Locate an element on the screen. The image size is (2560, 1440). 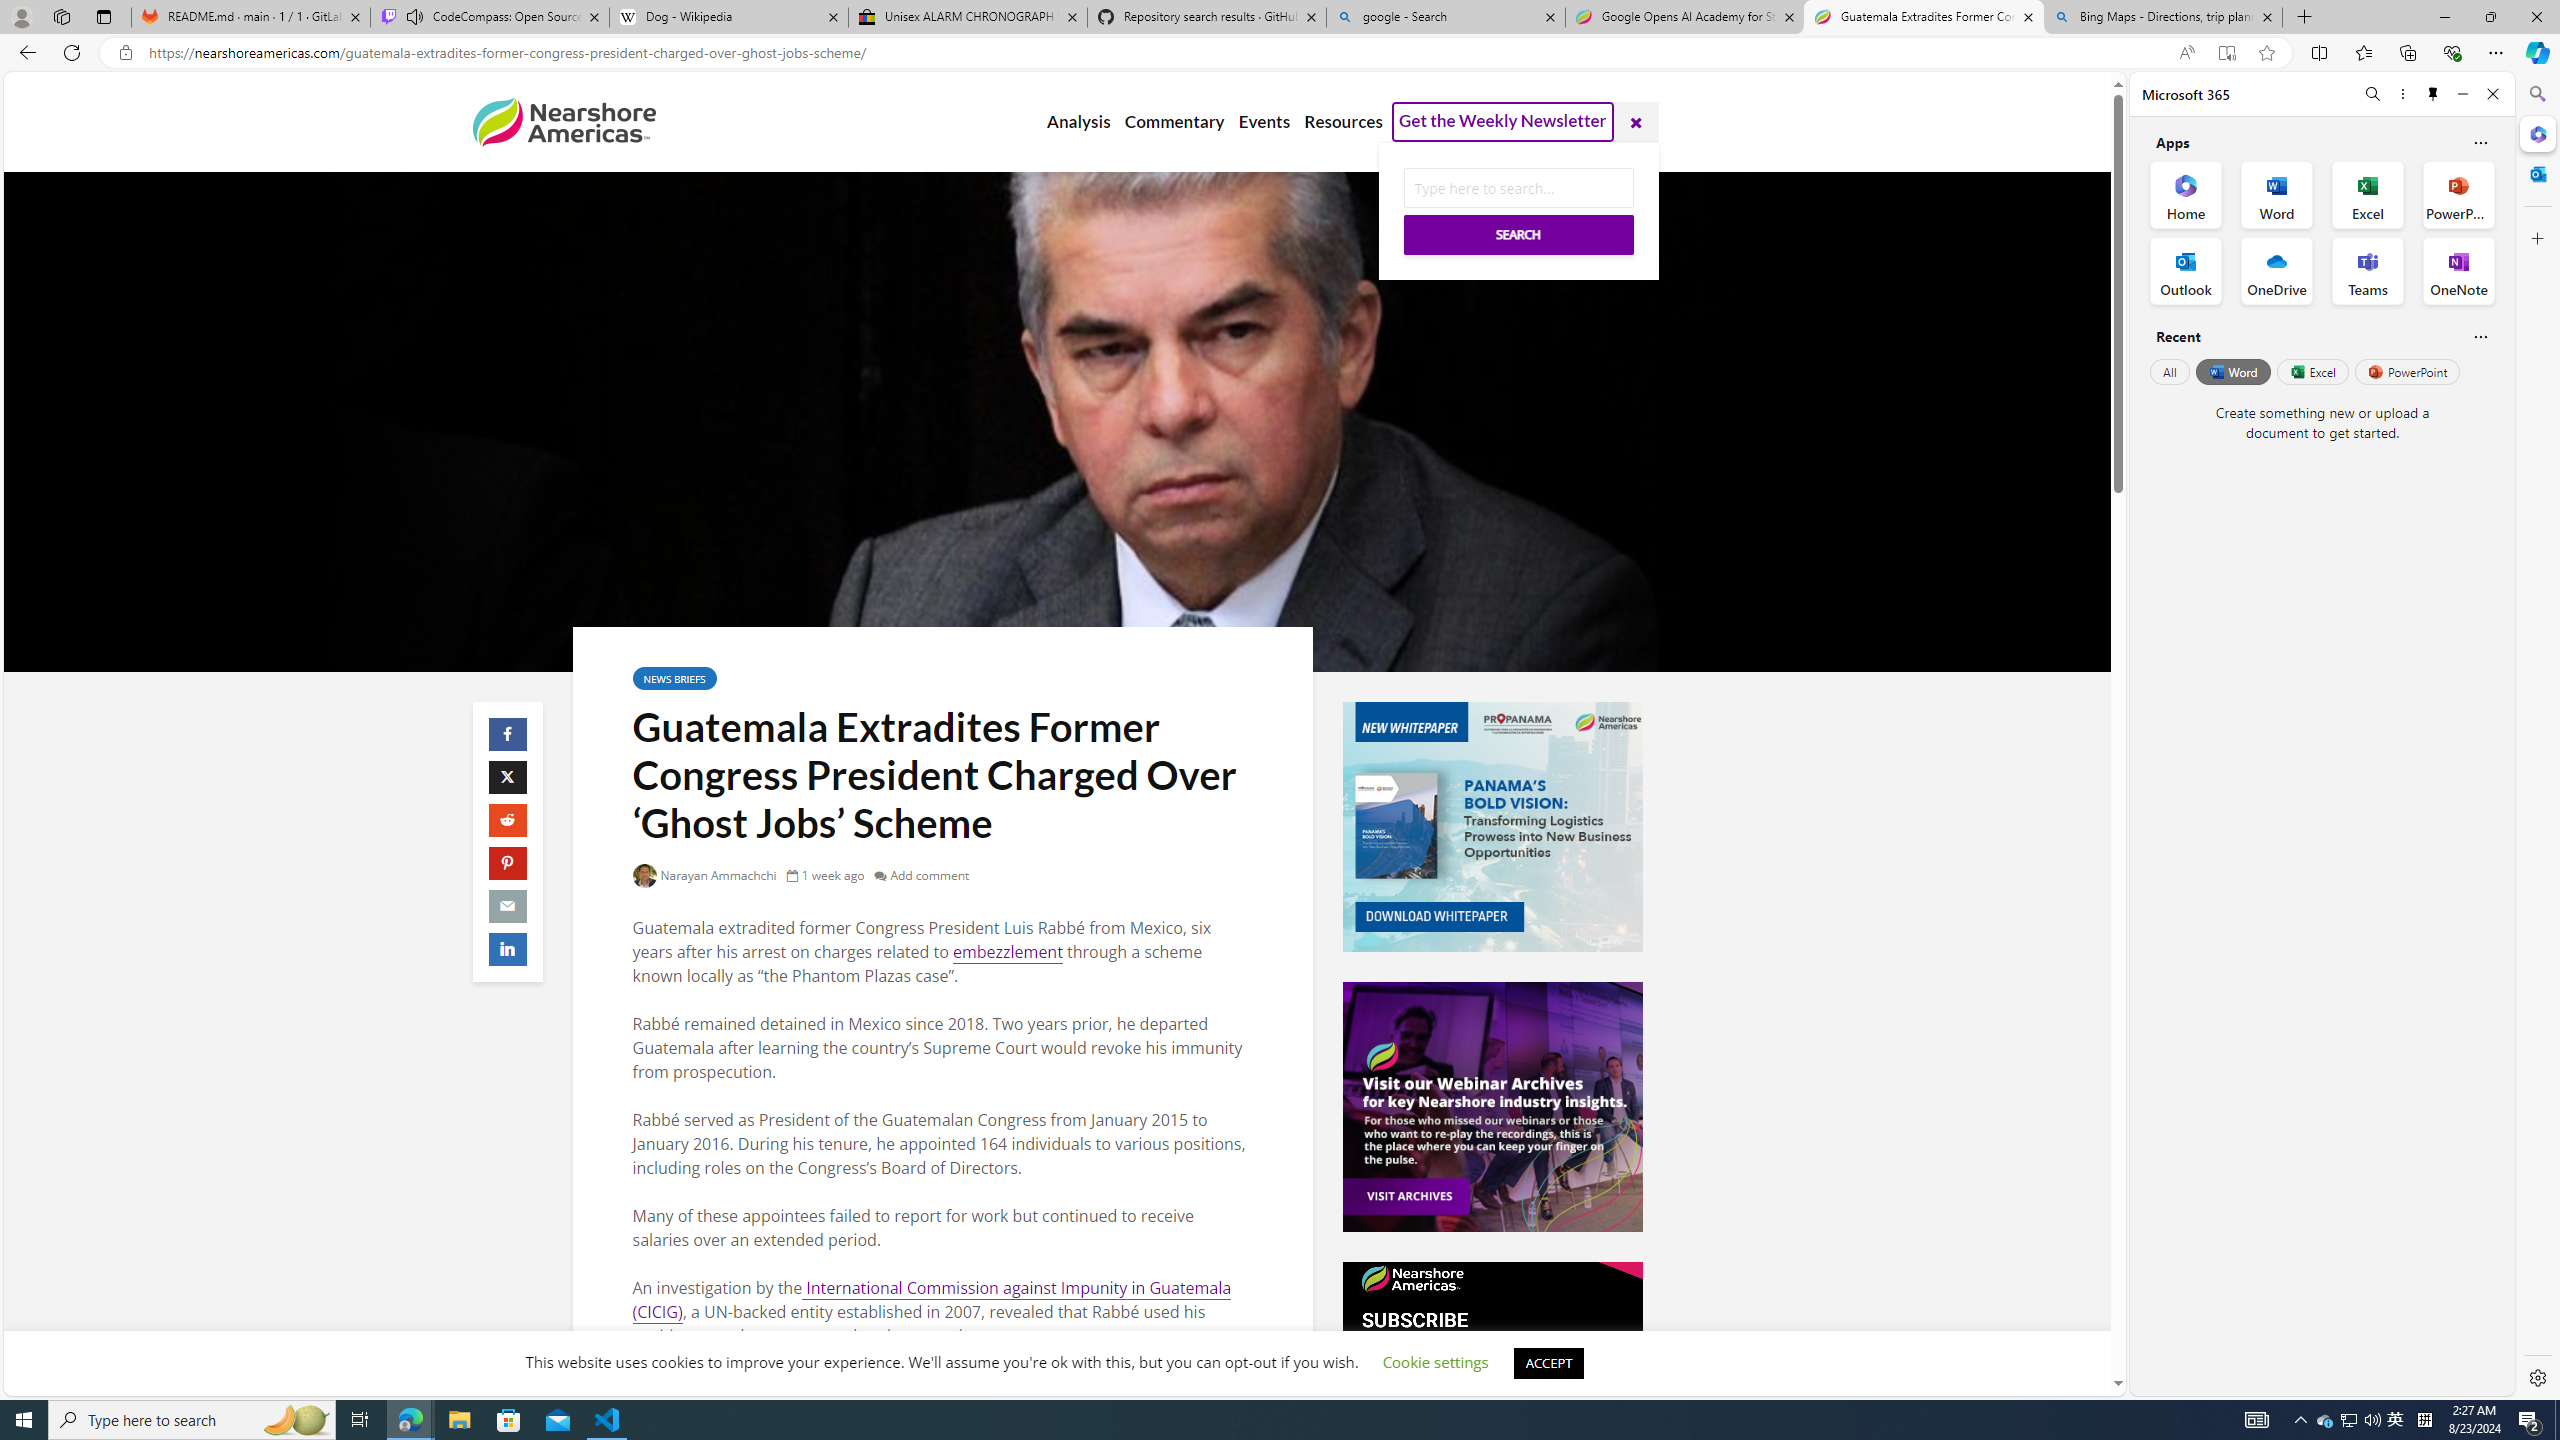
'OneNote Office App' is located at coordinates (2458, 271).